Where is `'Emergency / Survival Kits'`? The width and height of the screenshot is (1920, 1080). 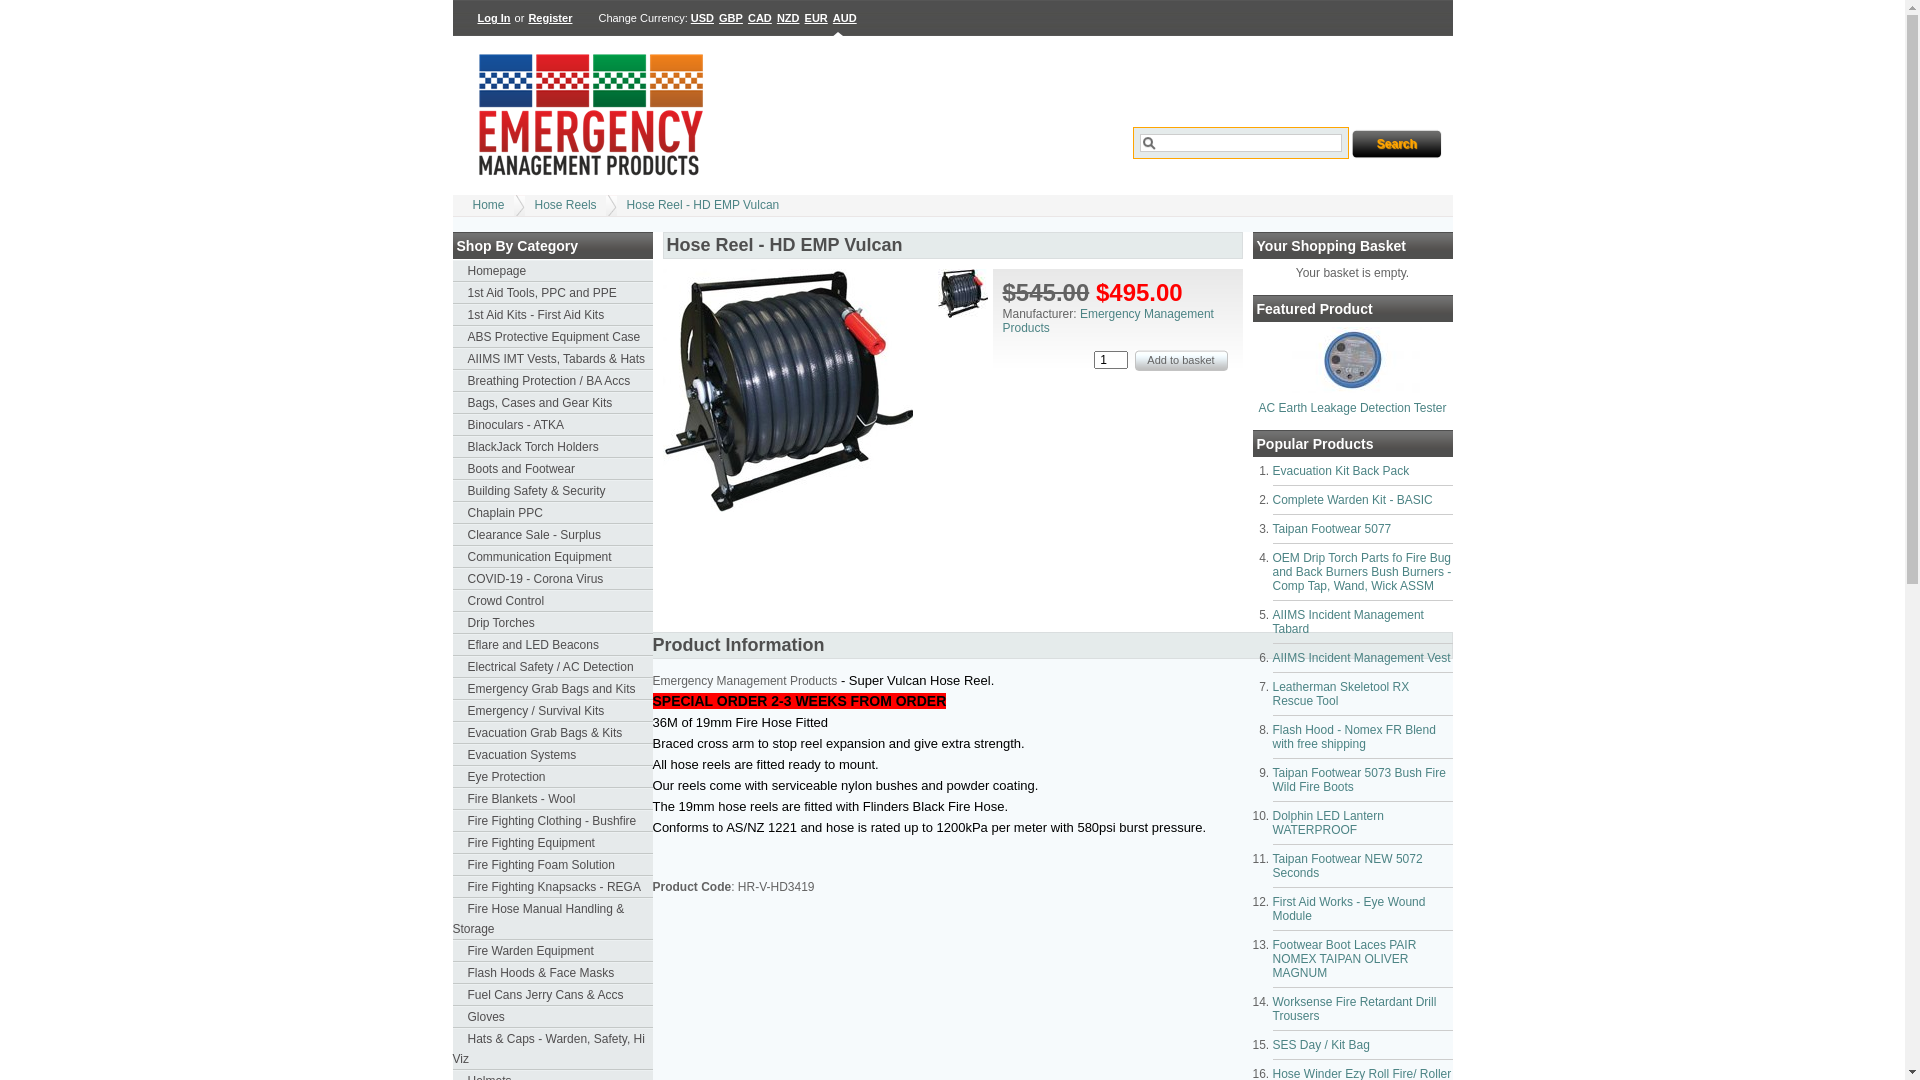
'Emergency / Survival Kits' is located at coordinates (552, 709).